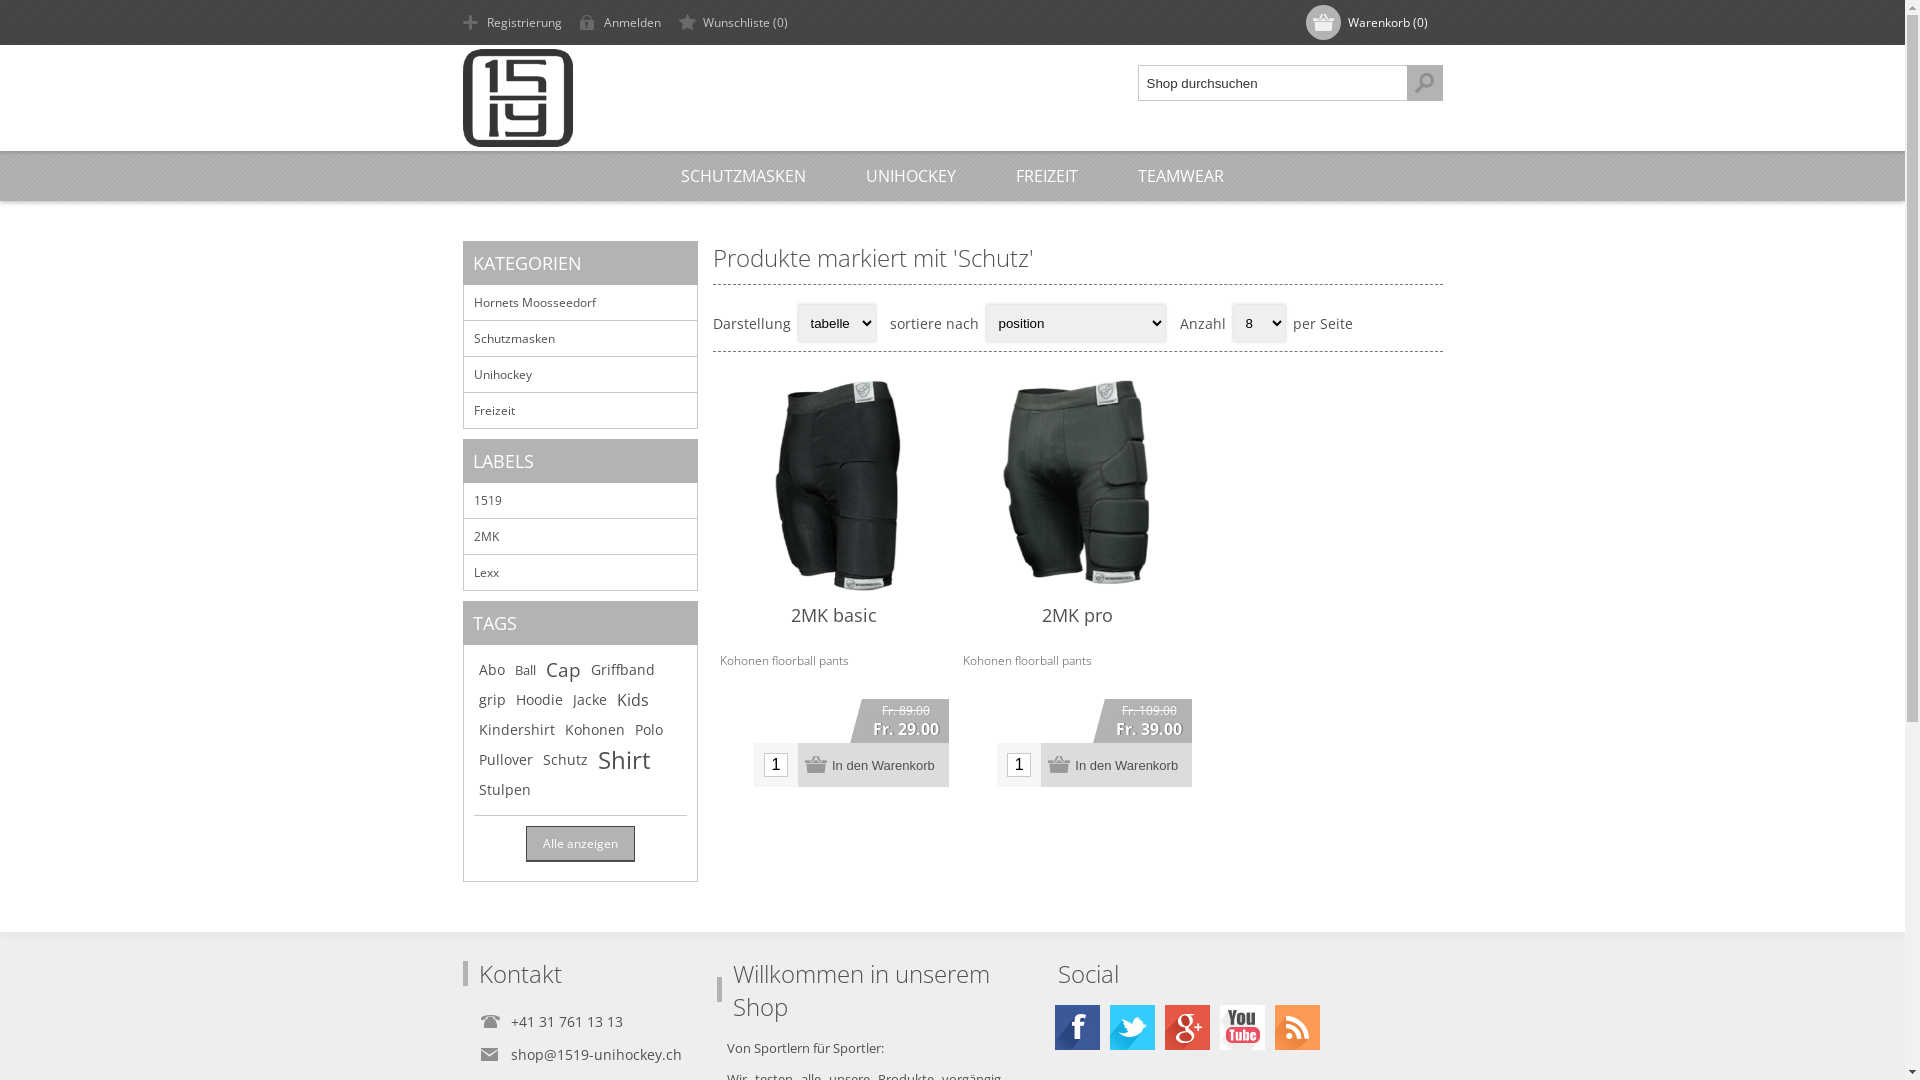 This screenshot has height=1080, width=1920. Describe the element at coordinates (570, 698) in the screenshot. I see `'Jacke'` at that location.